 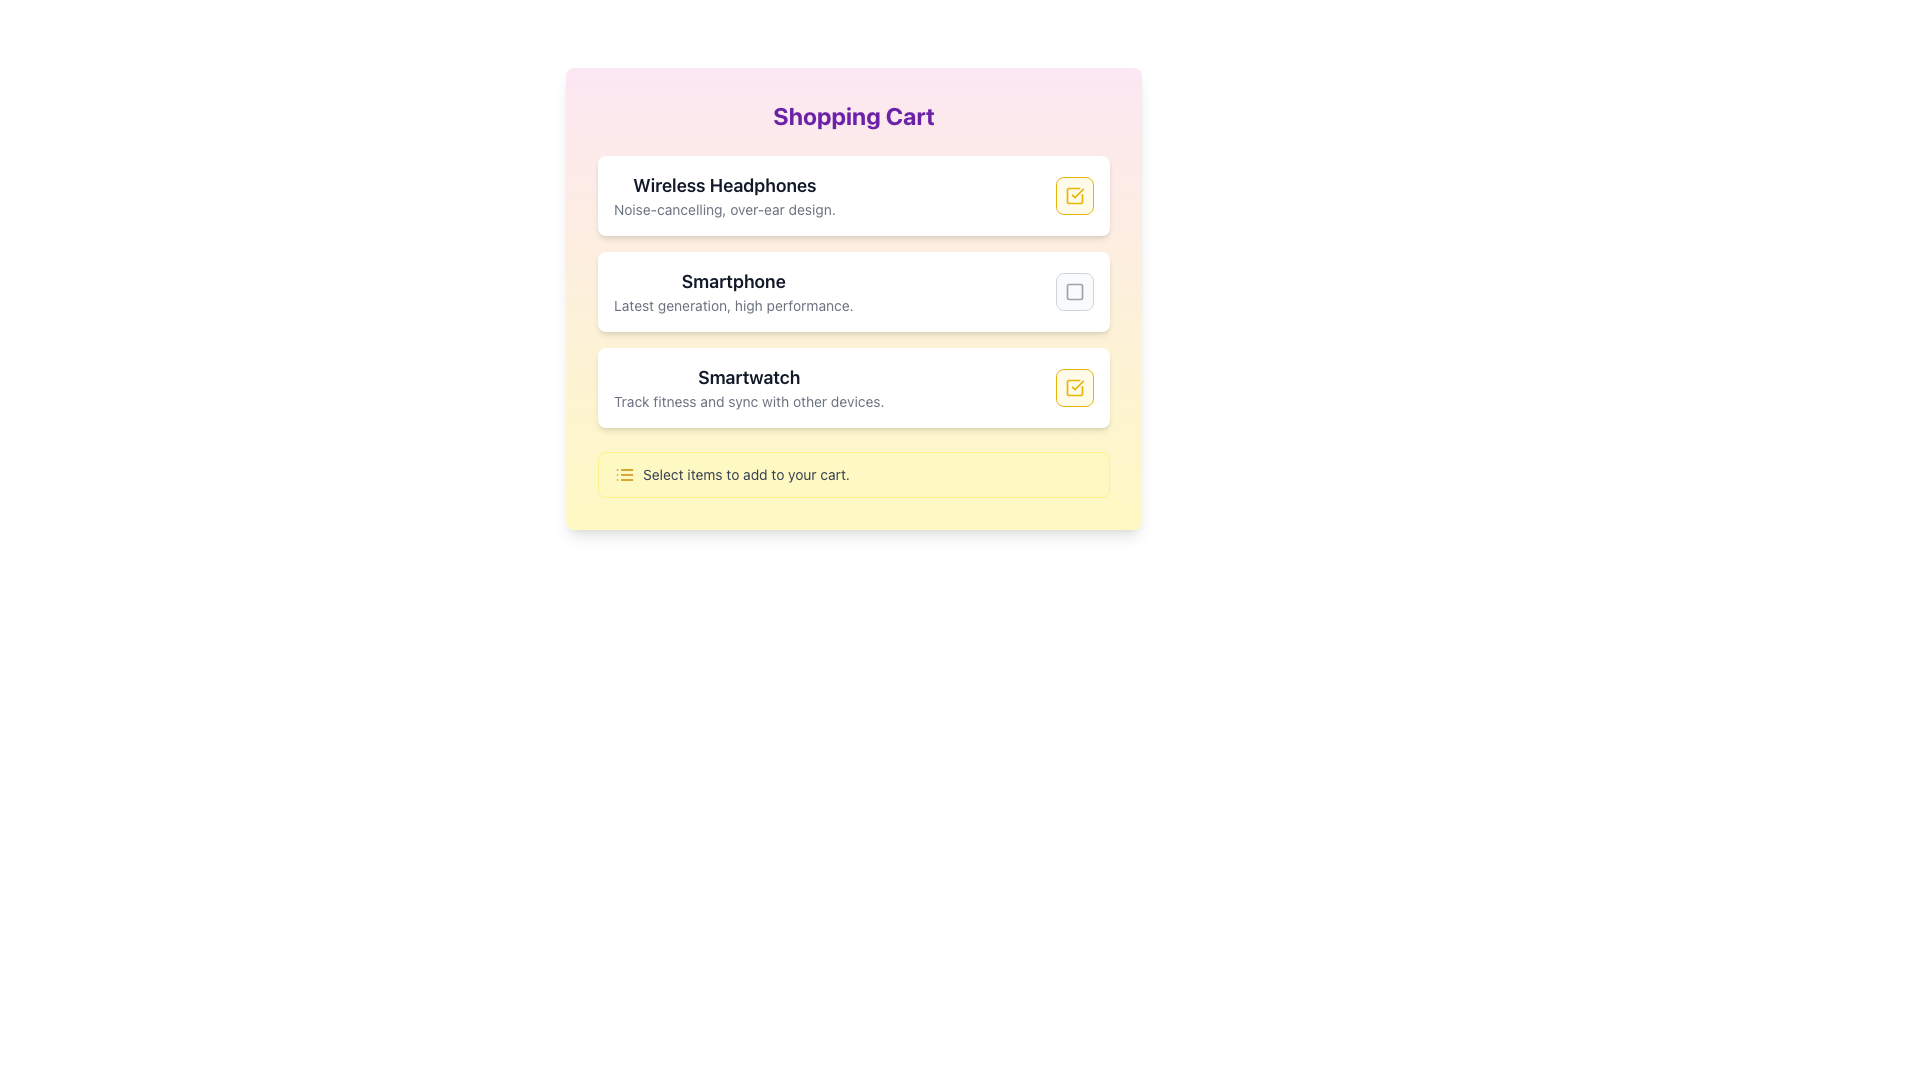 I want to click on the text label providing a descriptive detail for the 'Smartwatch' product located below the heading 'Smartwatch' in the shopping cart interface, so click(x=748, y=401).